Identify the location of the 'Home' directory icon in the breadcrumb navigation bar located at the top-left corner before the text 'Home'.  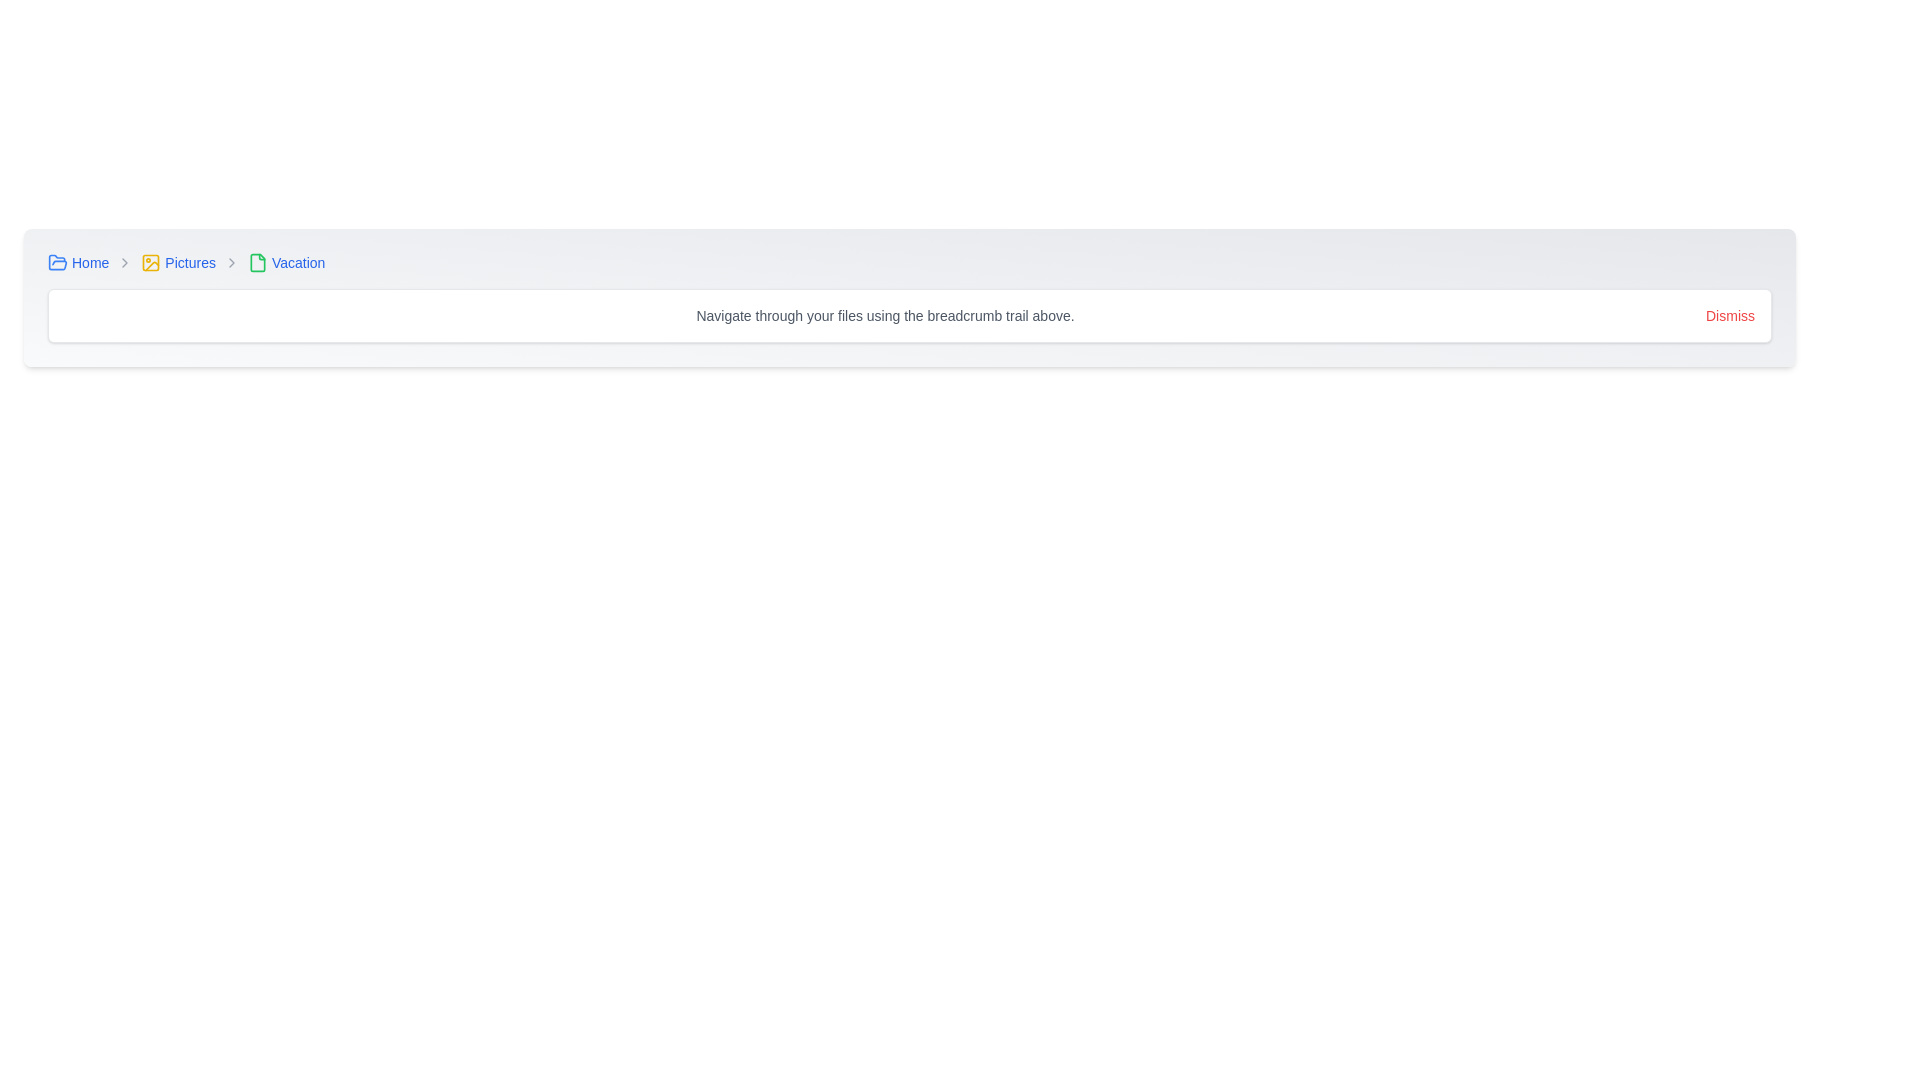
(57, 261).